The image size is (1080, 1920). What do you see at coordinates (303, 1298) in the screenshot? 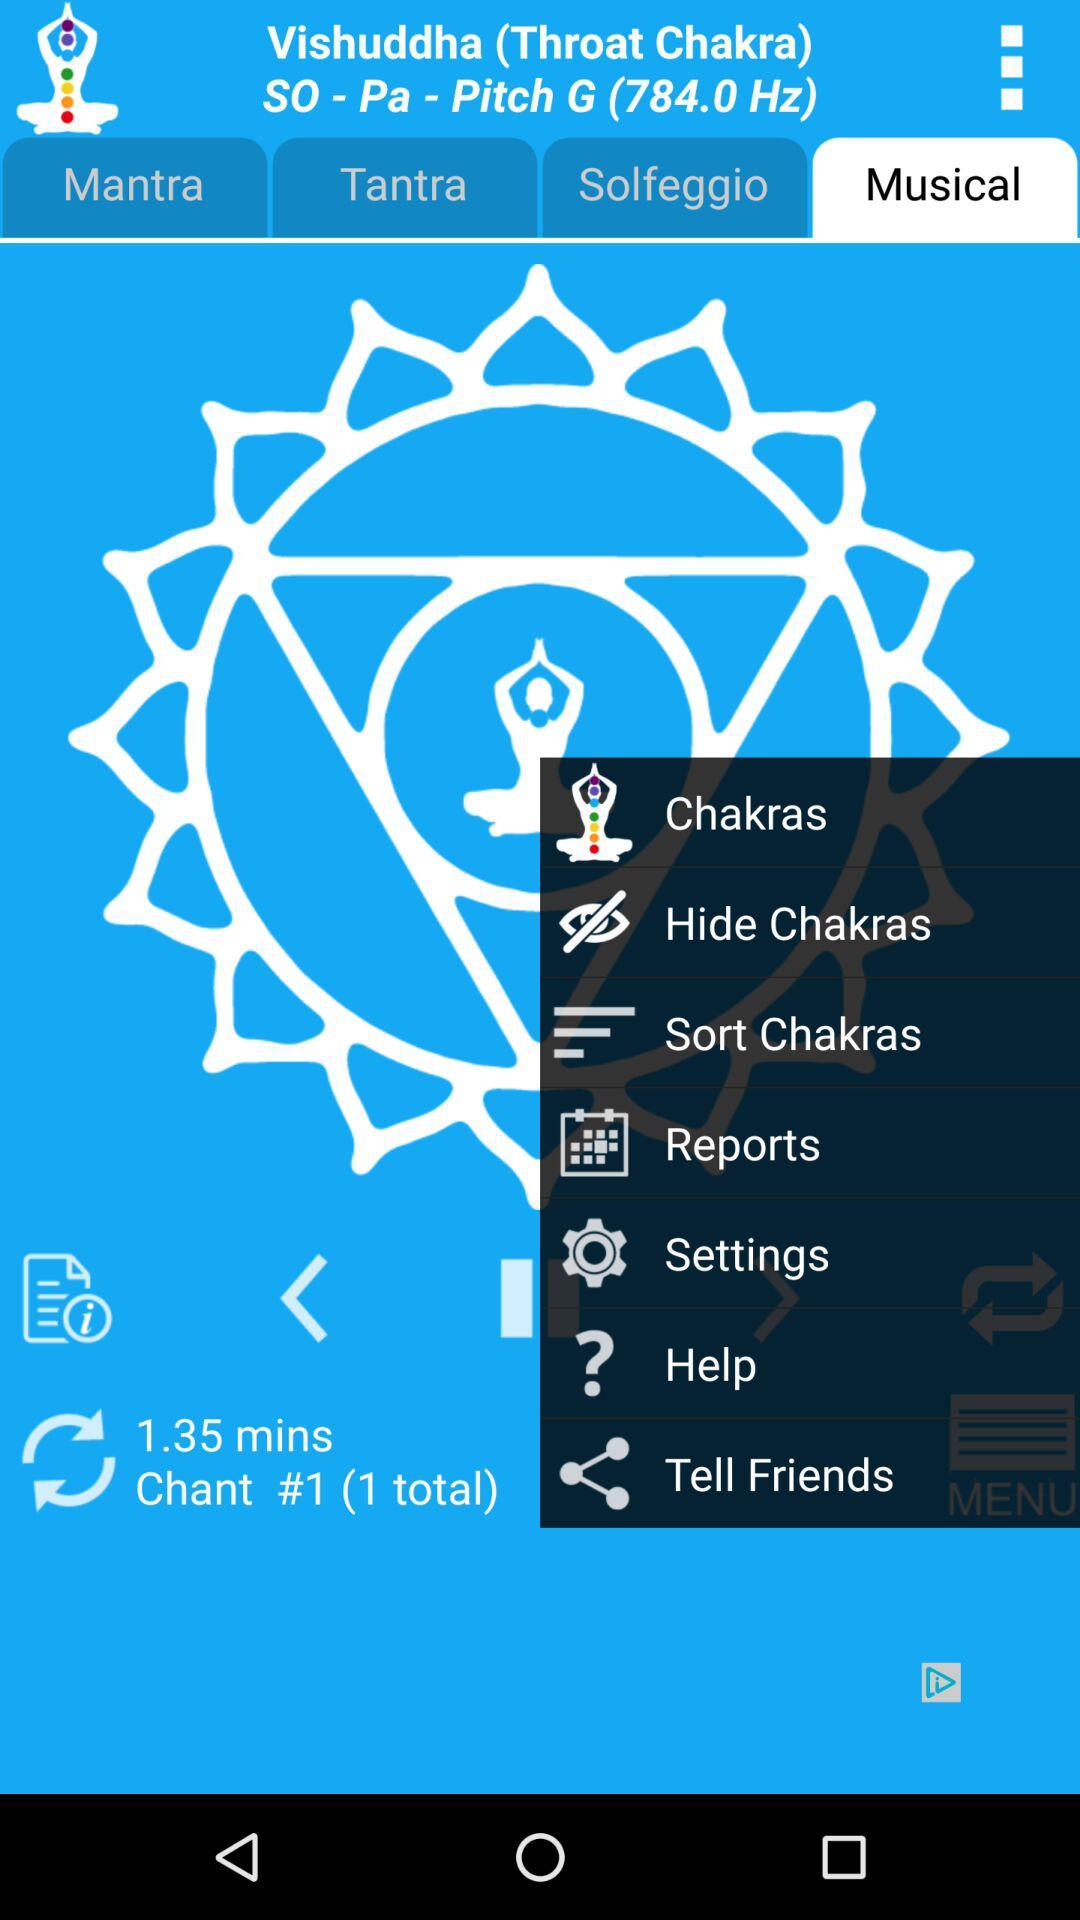
I see `back face` at bounding box center [303, 1298].